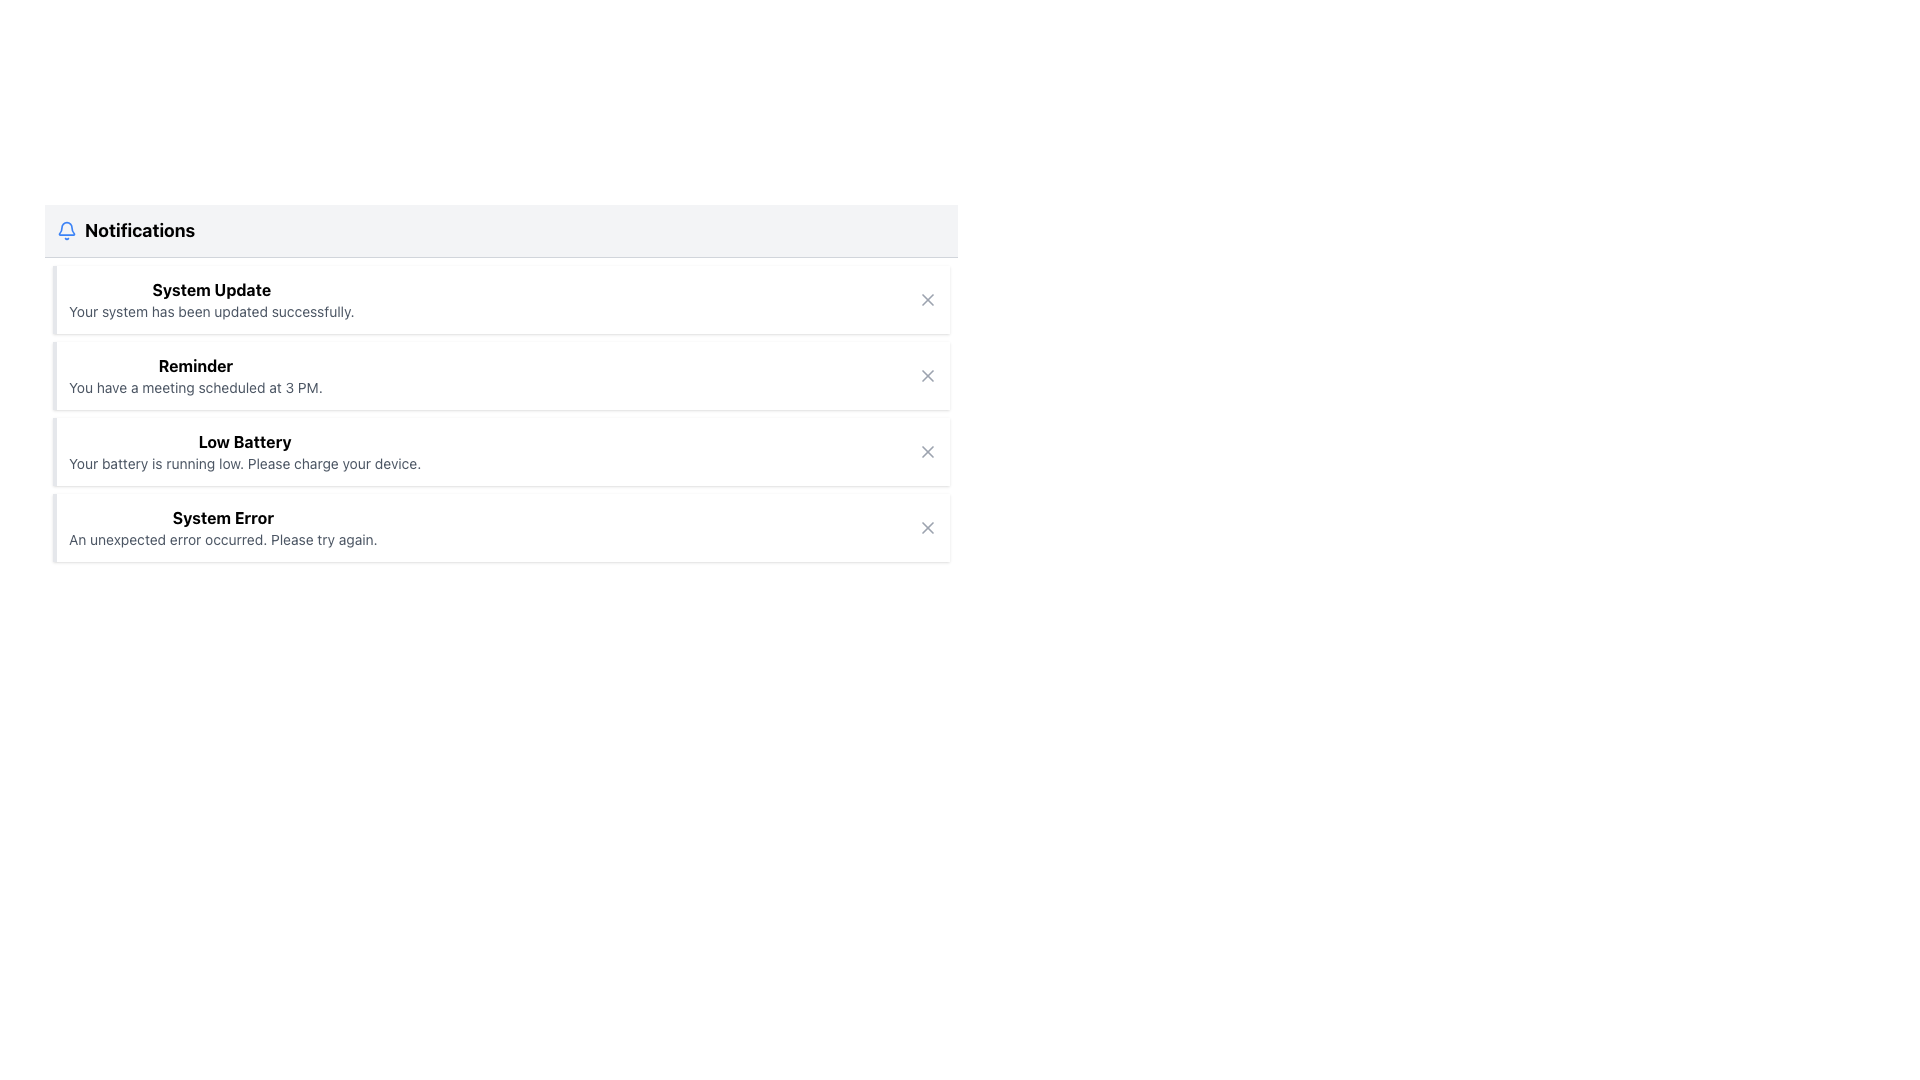  I want to click on the close button in the top-right corner of the 'Low Battery' notification, so click(926, 451).